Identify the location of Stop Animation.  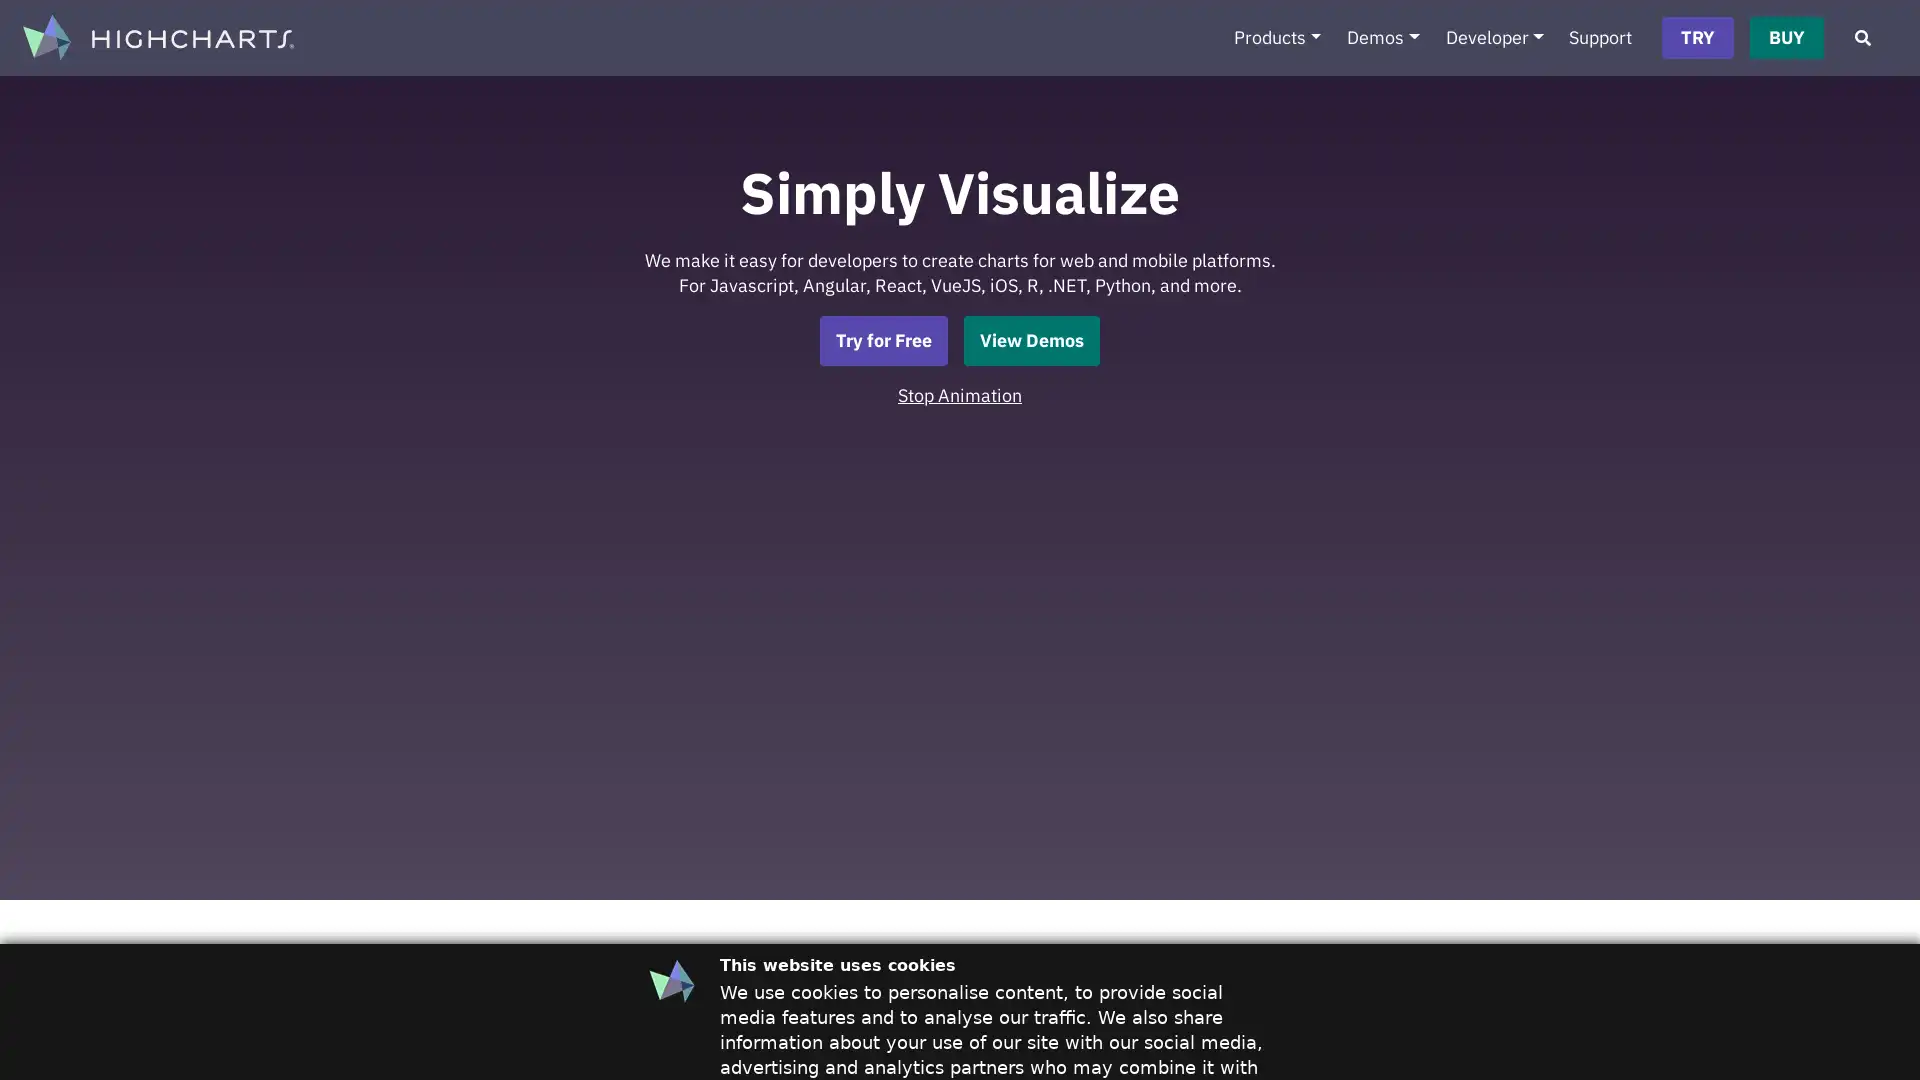
(960, 394).